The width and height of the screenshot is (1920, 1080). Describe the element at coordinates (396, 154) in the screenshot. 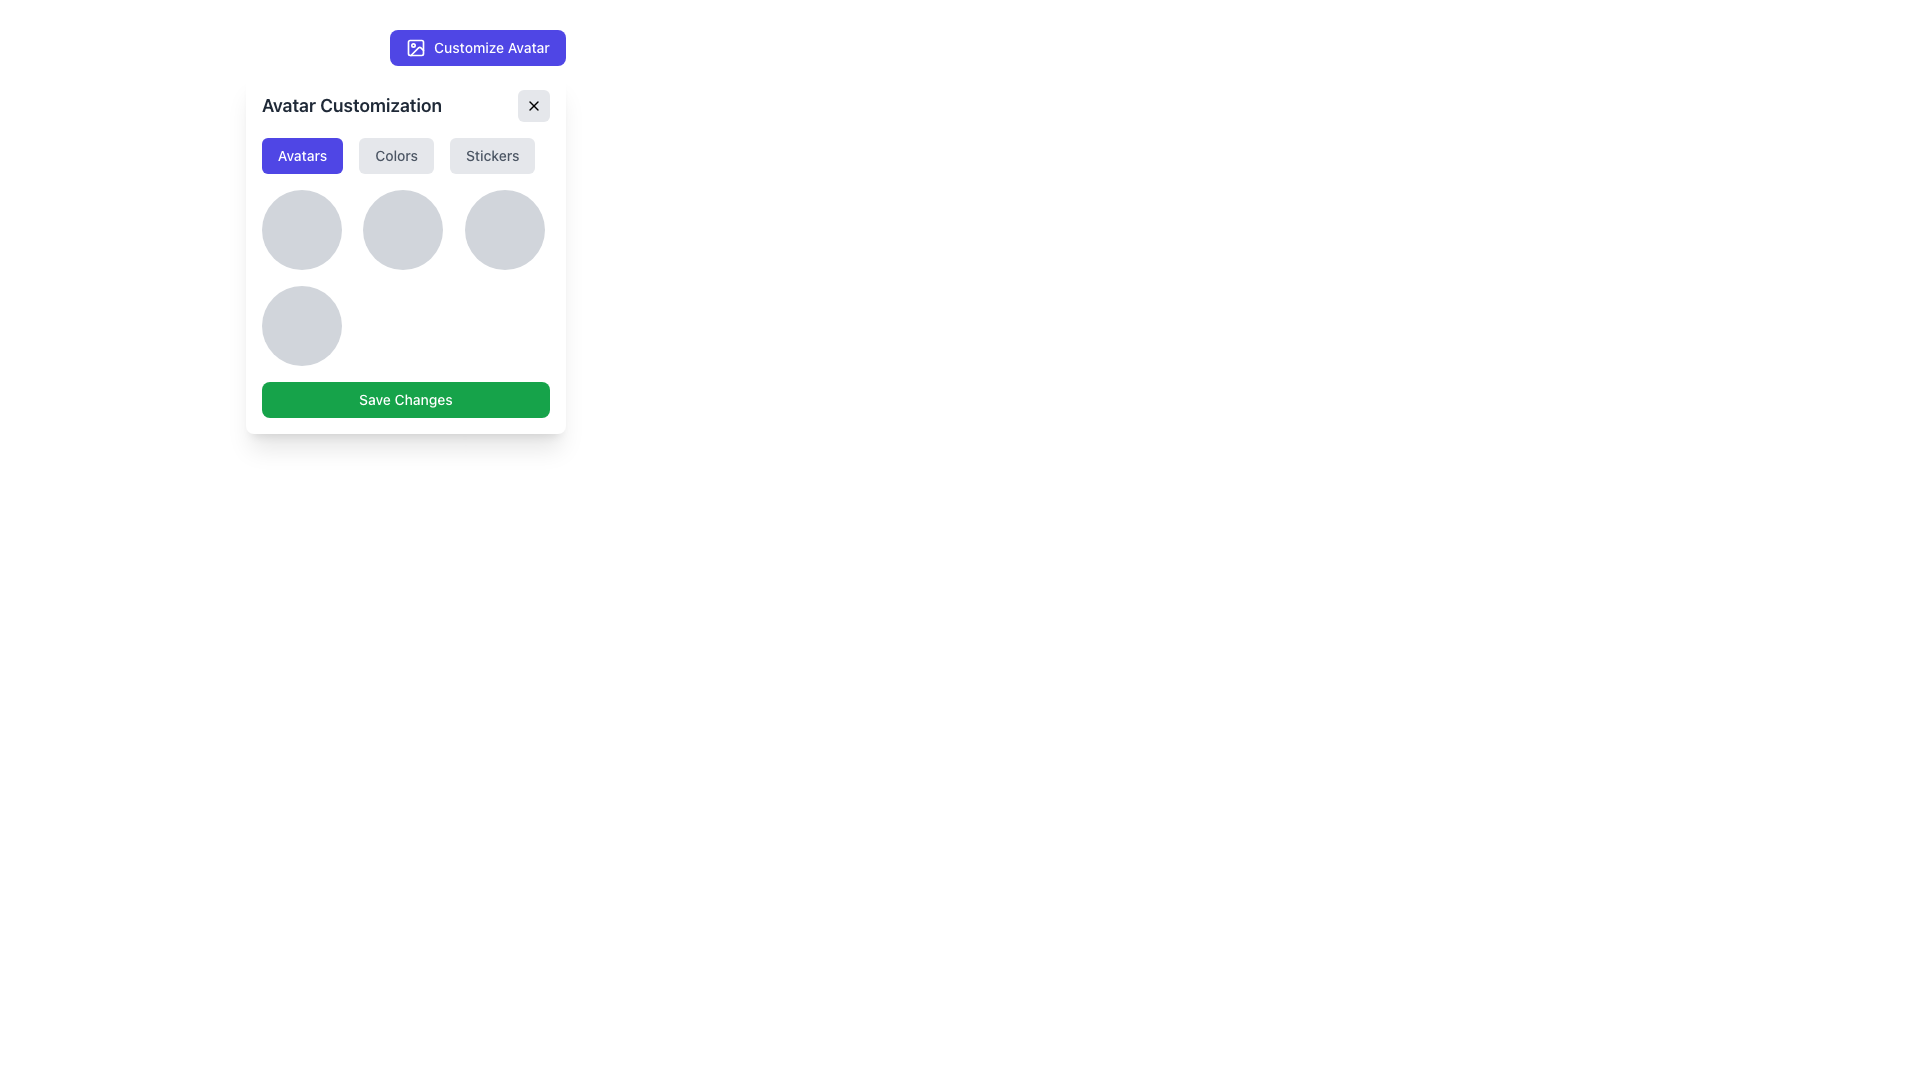

I see `the second button under the 'Avatar Customization' section` at that location.